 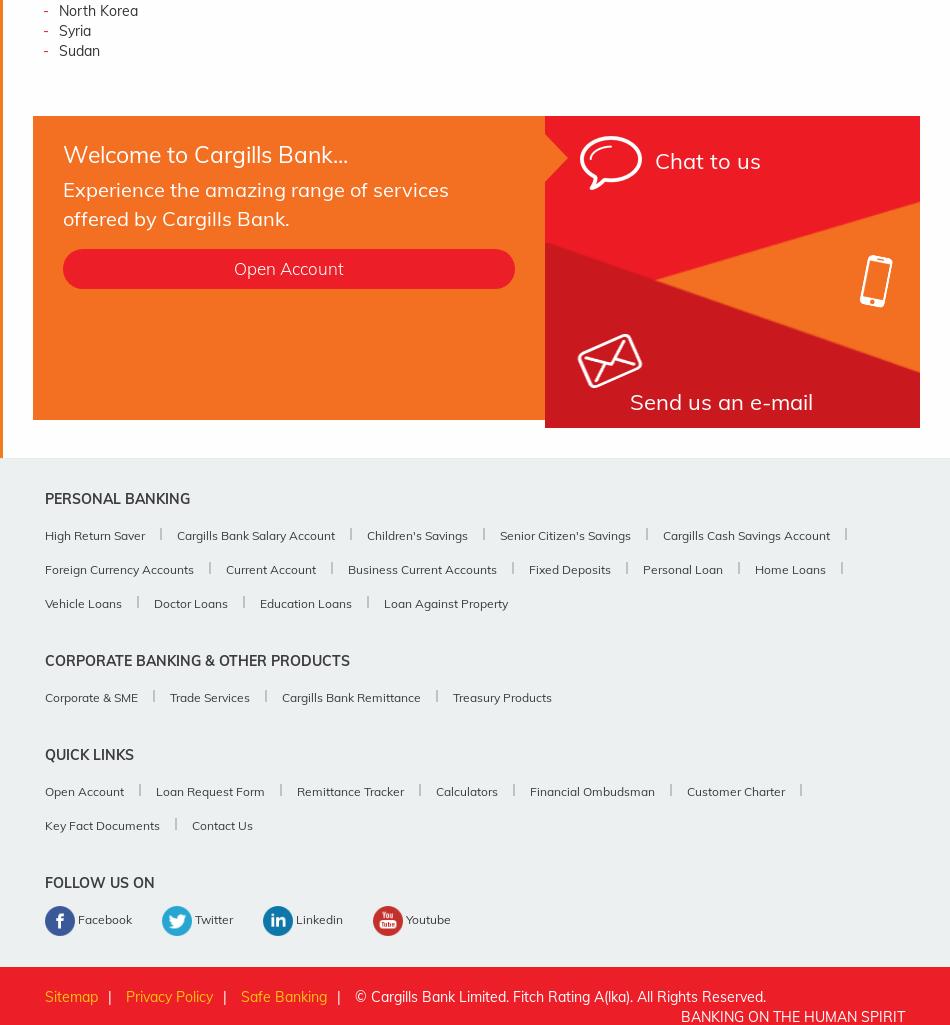 What do you see at coordinates (74, 30) in the screenshot?
I see `'Syria'` at bounding box center [74, 30].